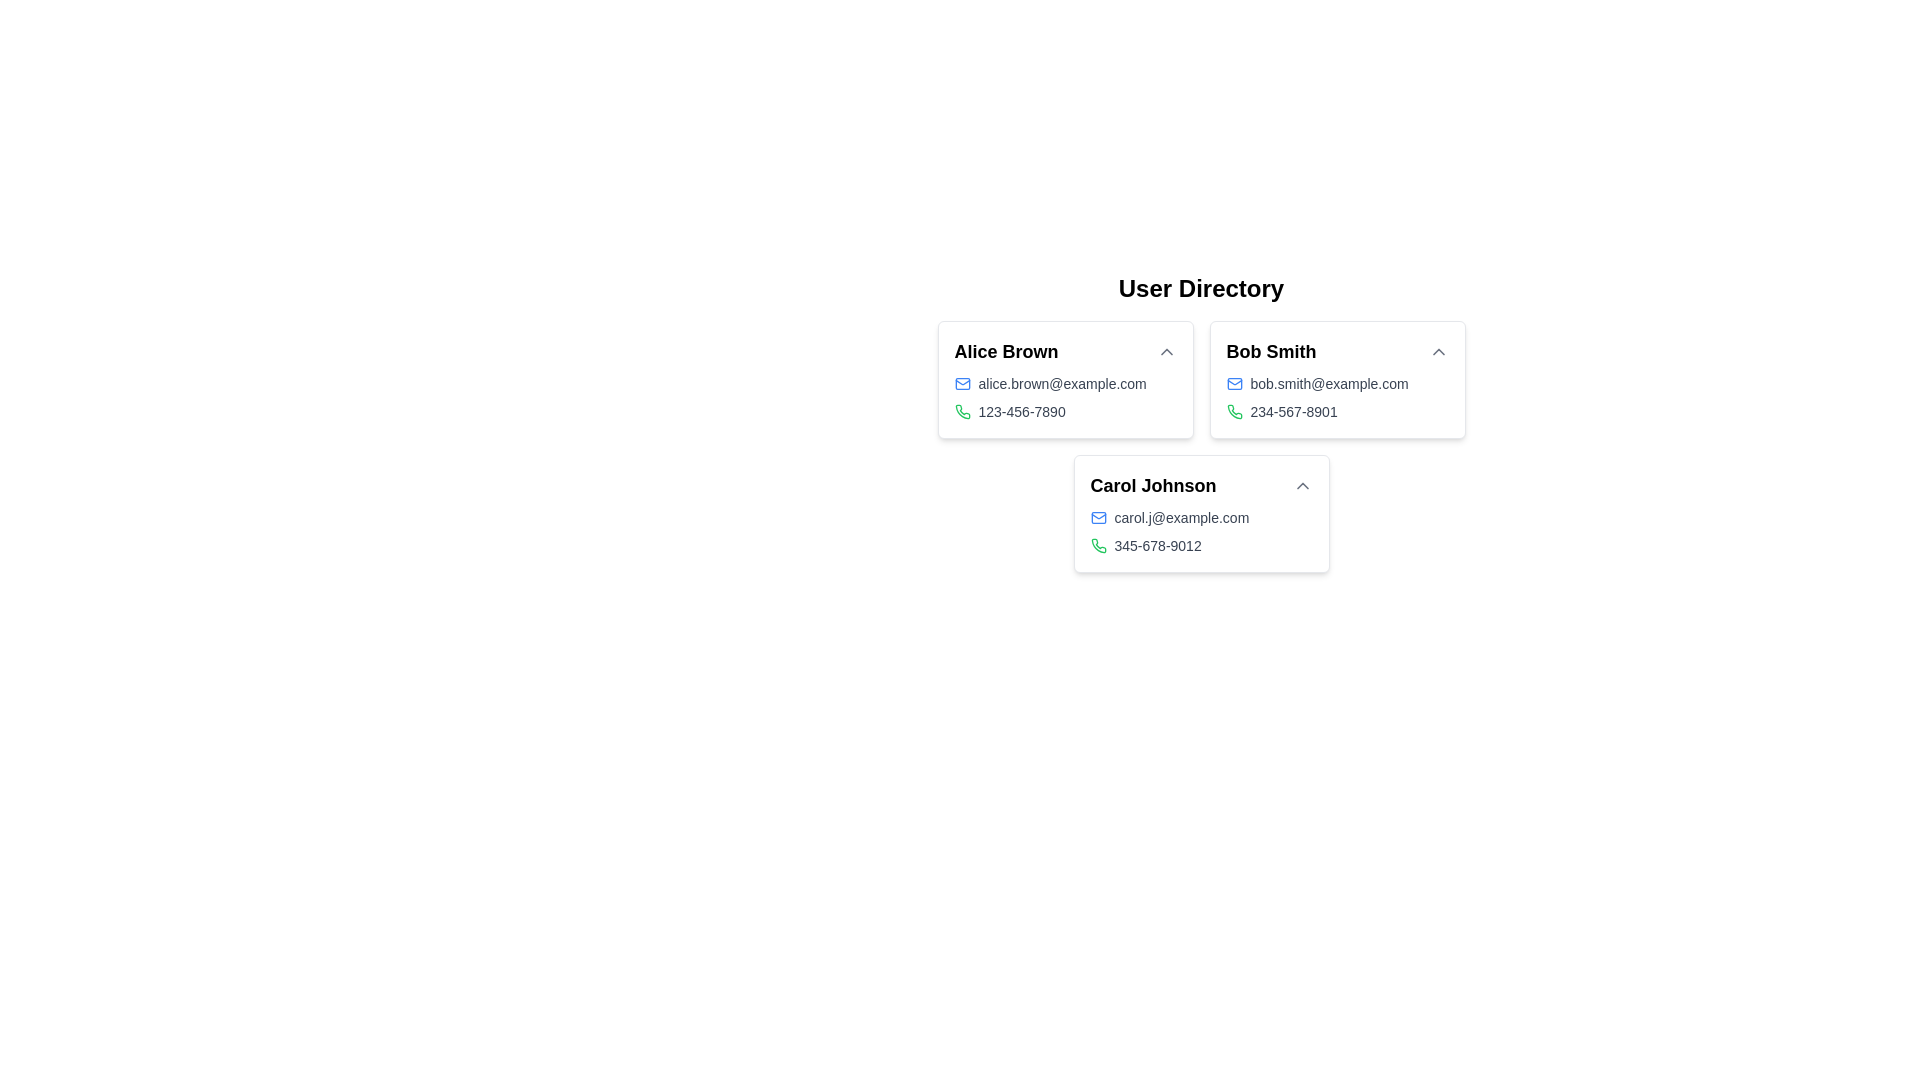 Image resolution: width=1920 pixels, height=1080 pixels. What do you see at coordinates (1097, 546) in the screenshot?
I see `the green phone icon located to the left of the phone number '345-678-9012' in the contact card for 'Carol Johnson' to initiate a phone call` at bounding box center [1097, 546].